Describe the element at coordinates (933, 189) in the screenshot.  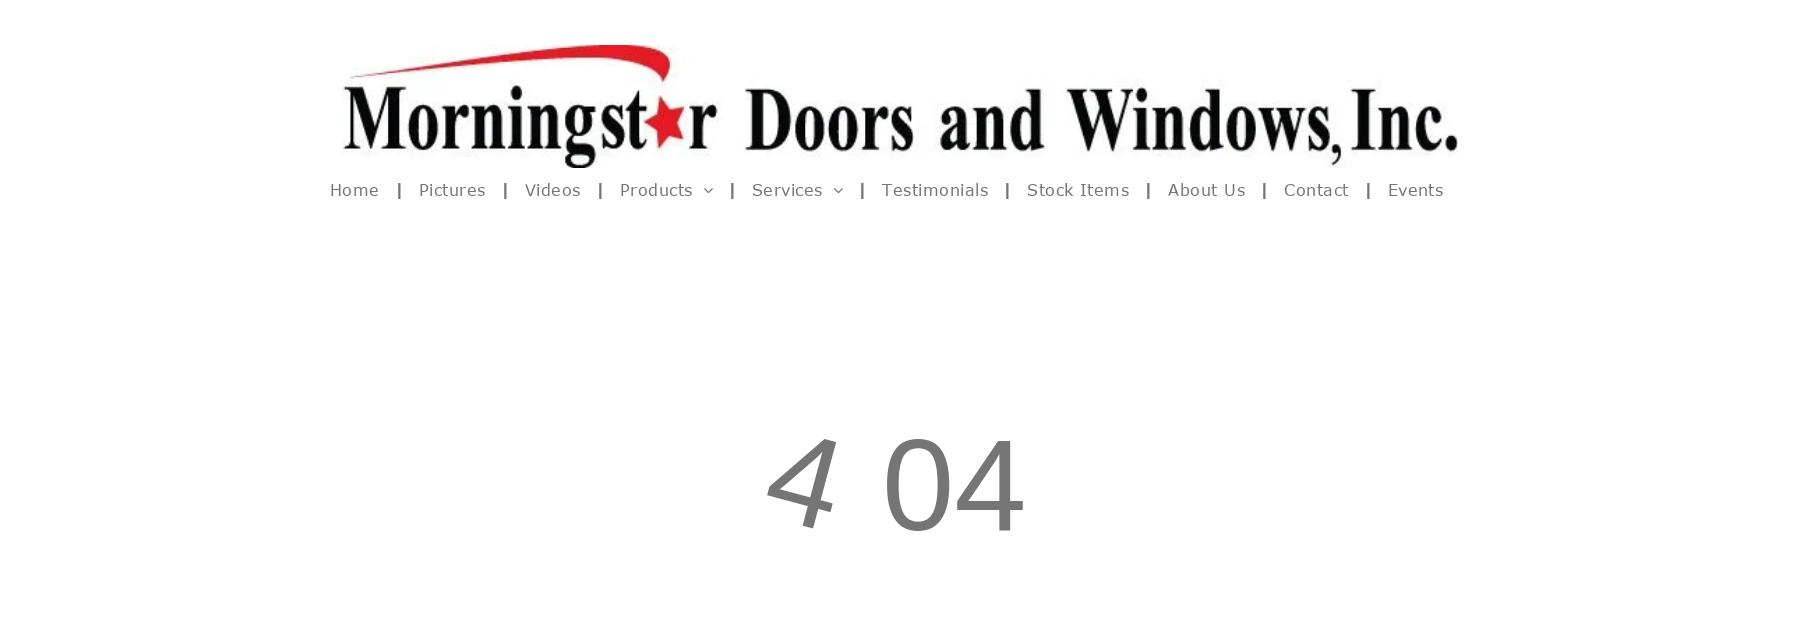
I see `'Testimonials'` at that location.